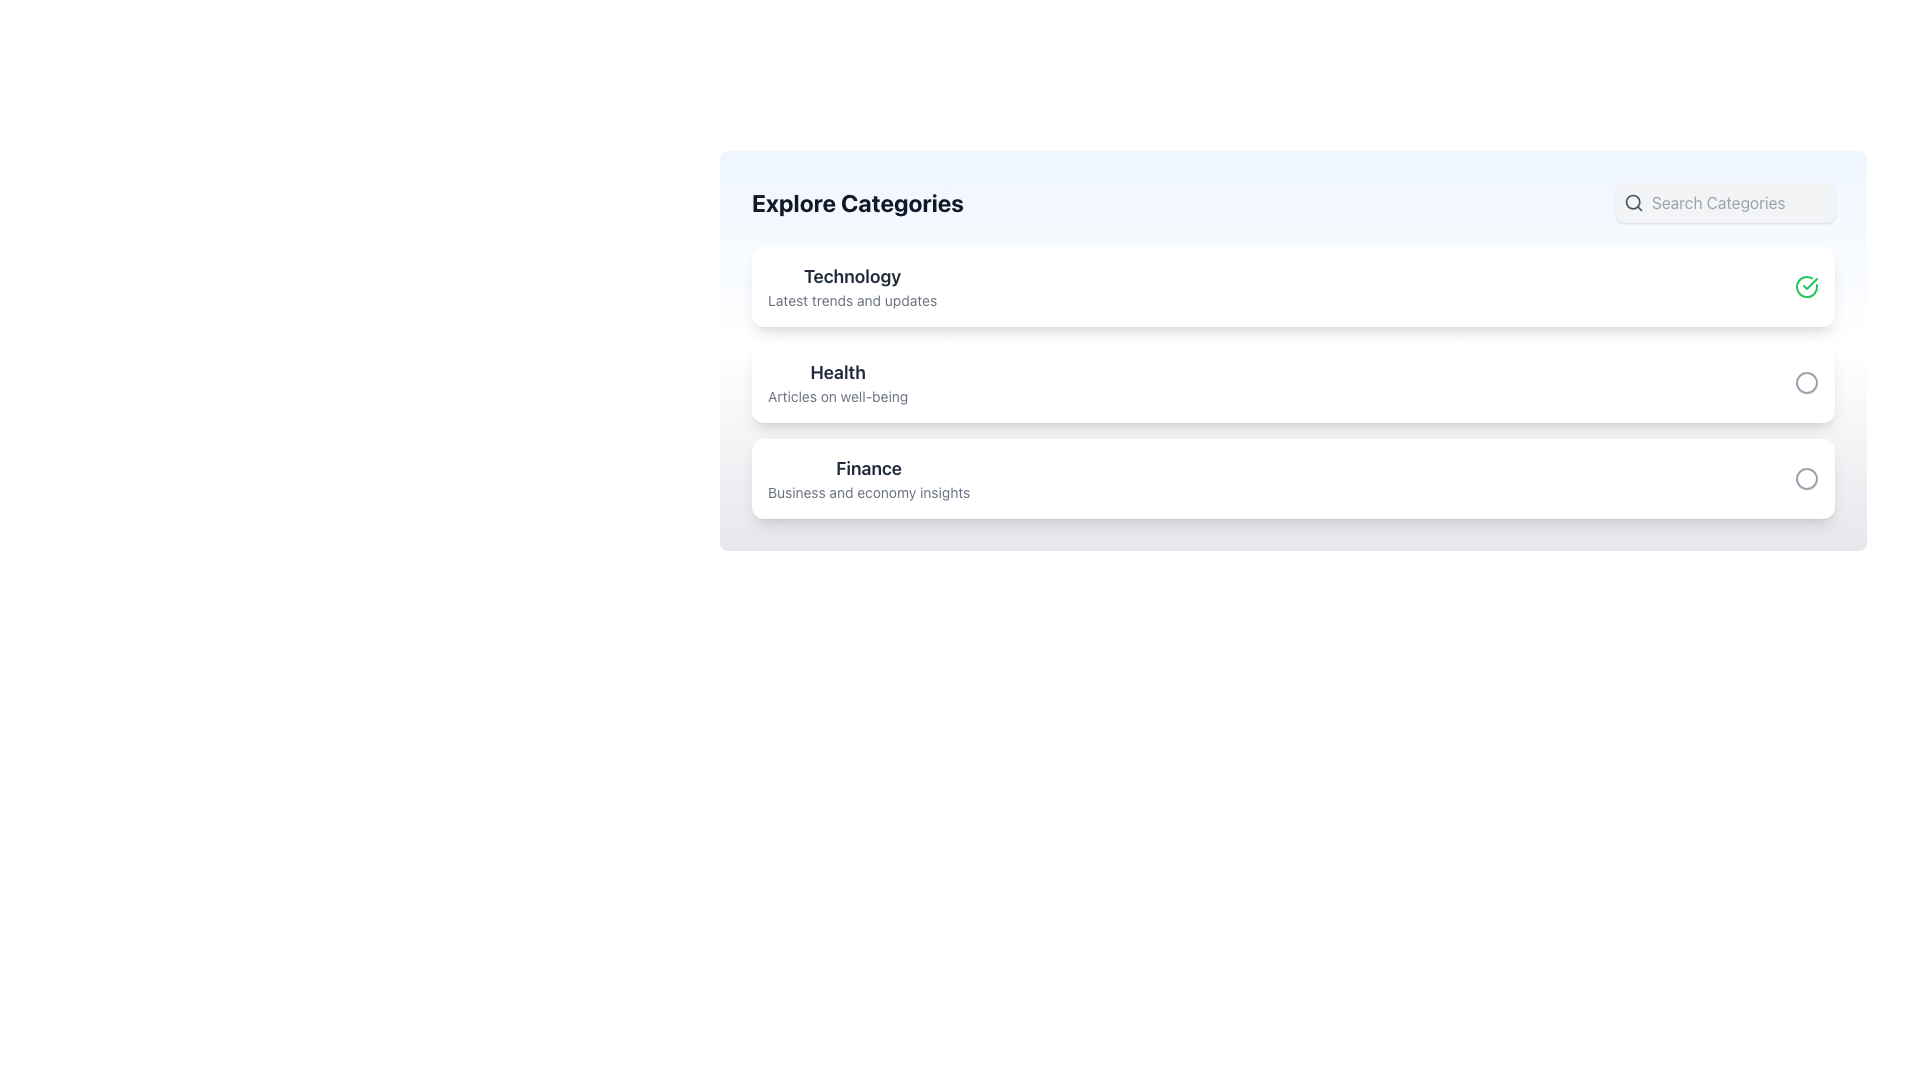 Image resolution: width=1920 pixels, height=1080 pixels. Describe the element at coordinates (1633, 203) in the screenshot. I see `the gray magnifying glass icon located in the top-right corner of the search bar component, positioned to the left of the text input field` at that location.